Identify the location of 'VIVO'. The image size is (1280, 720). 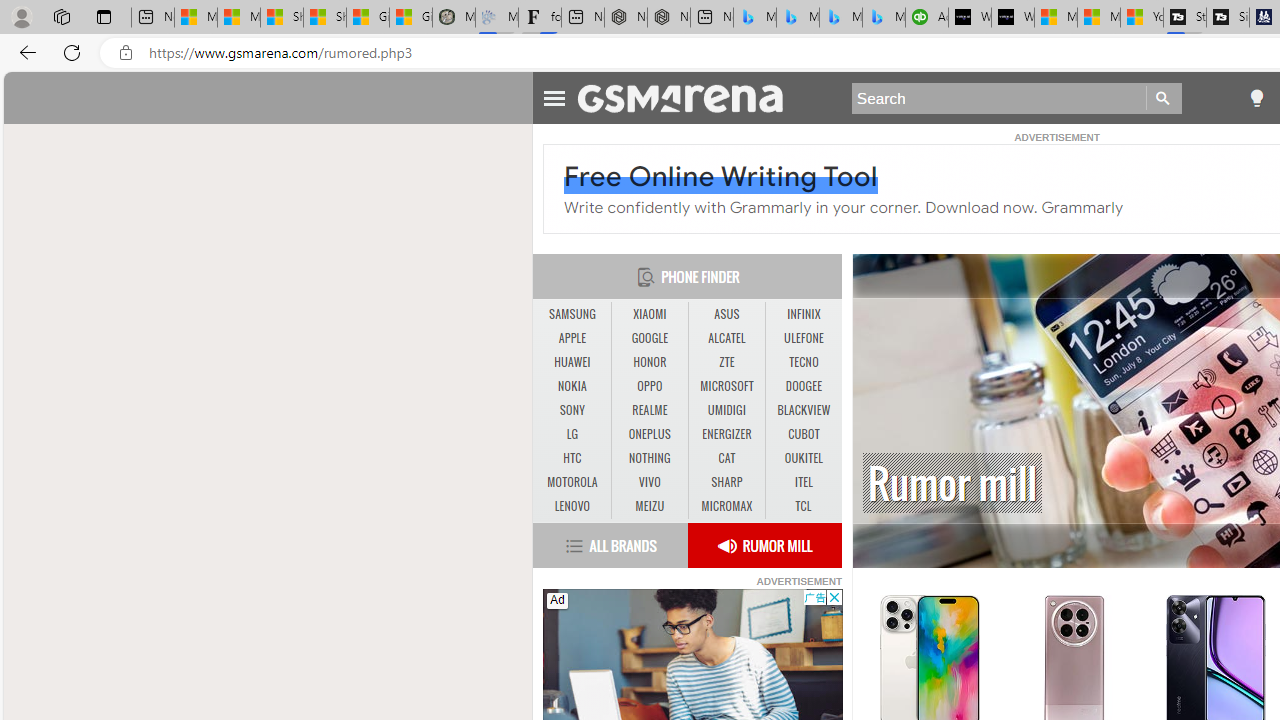
(650, 483).